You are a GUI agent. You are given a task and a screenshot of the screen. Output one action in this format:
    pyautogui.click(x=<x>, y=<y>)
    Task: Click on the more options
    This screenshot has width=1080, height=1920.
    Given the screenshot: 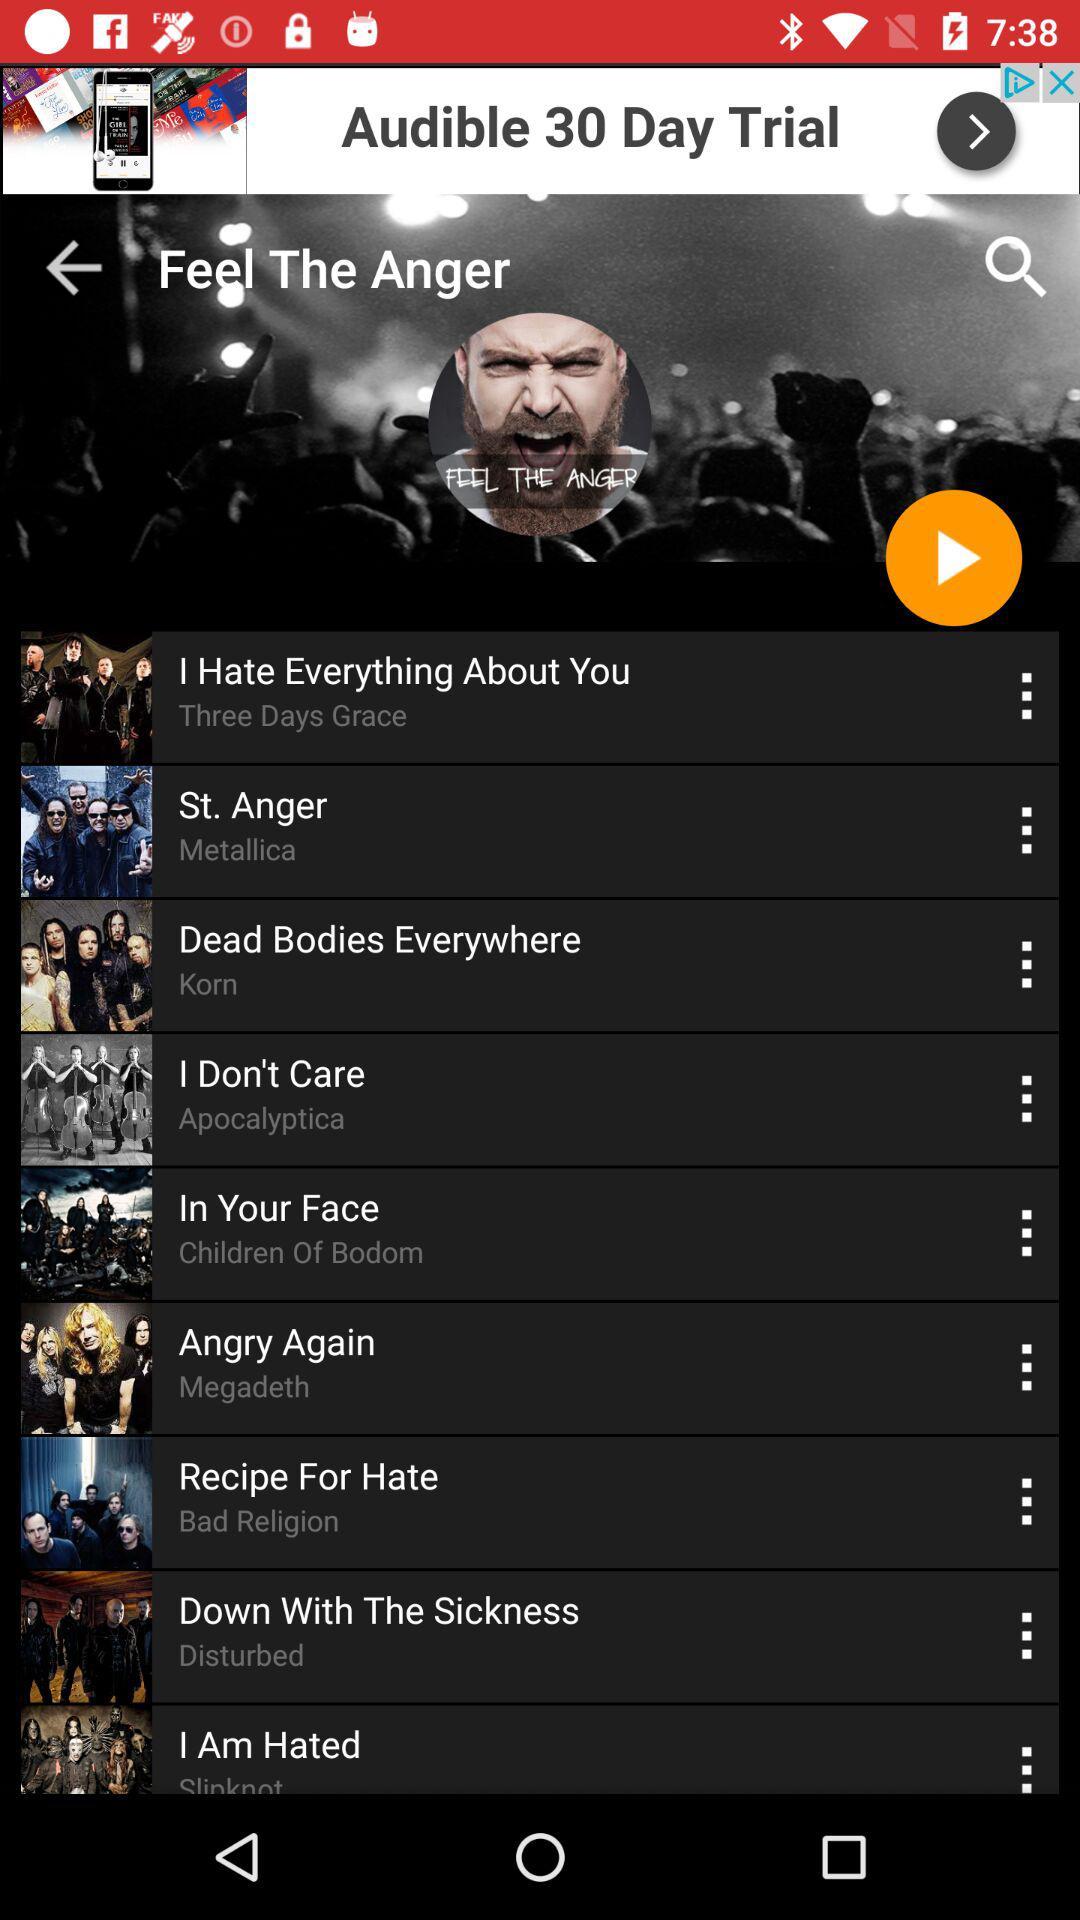 What is the action you would take?
    pyautogui.click(x=1027, y=1502)
    